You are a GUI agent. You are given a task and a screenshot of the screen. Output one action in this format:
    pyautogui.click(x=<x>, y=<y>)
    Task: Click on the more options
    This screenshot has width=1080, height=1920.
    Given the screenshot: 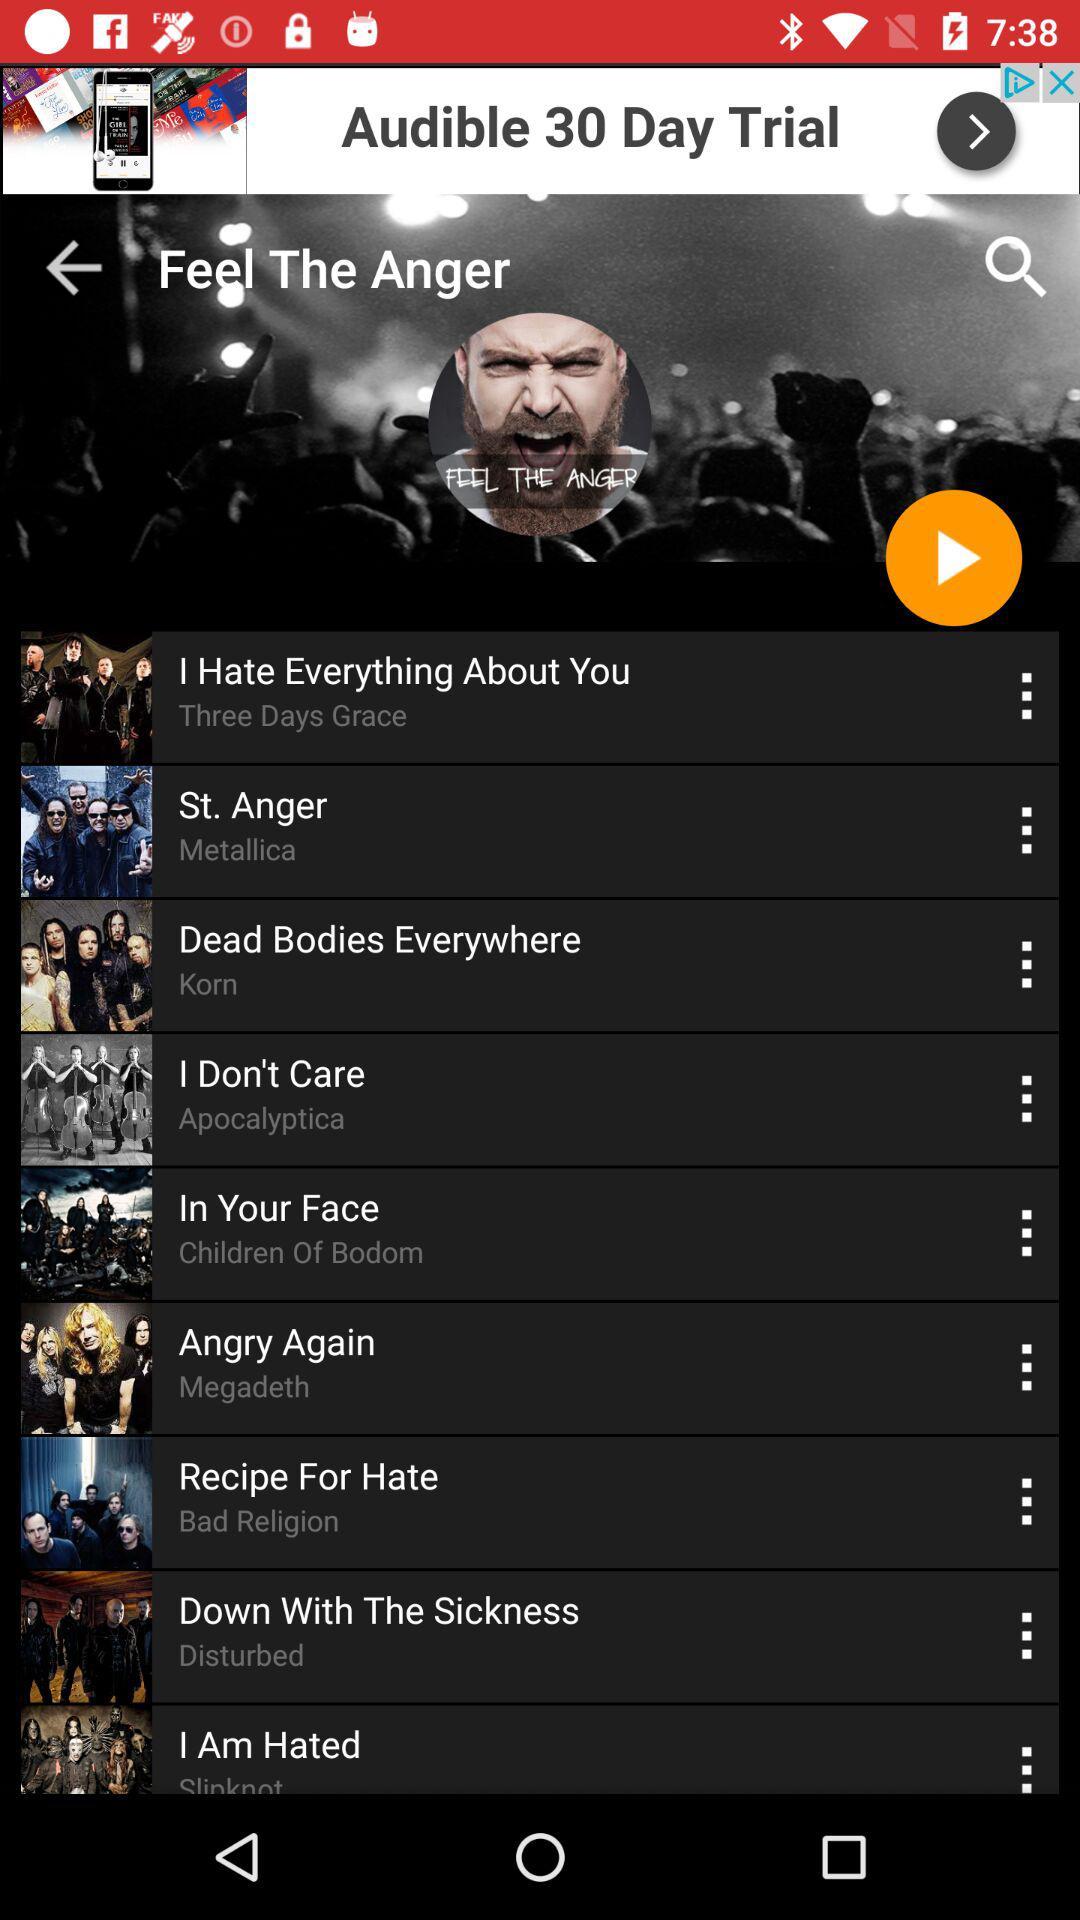 What is the action you would take?
    pyautogui.click(x=1027, y=1502)
    